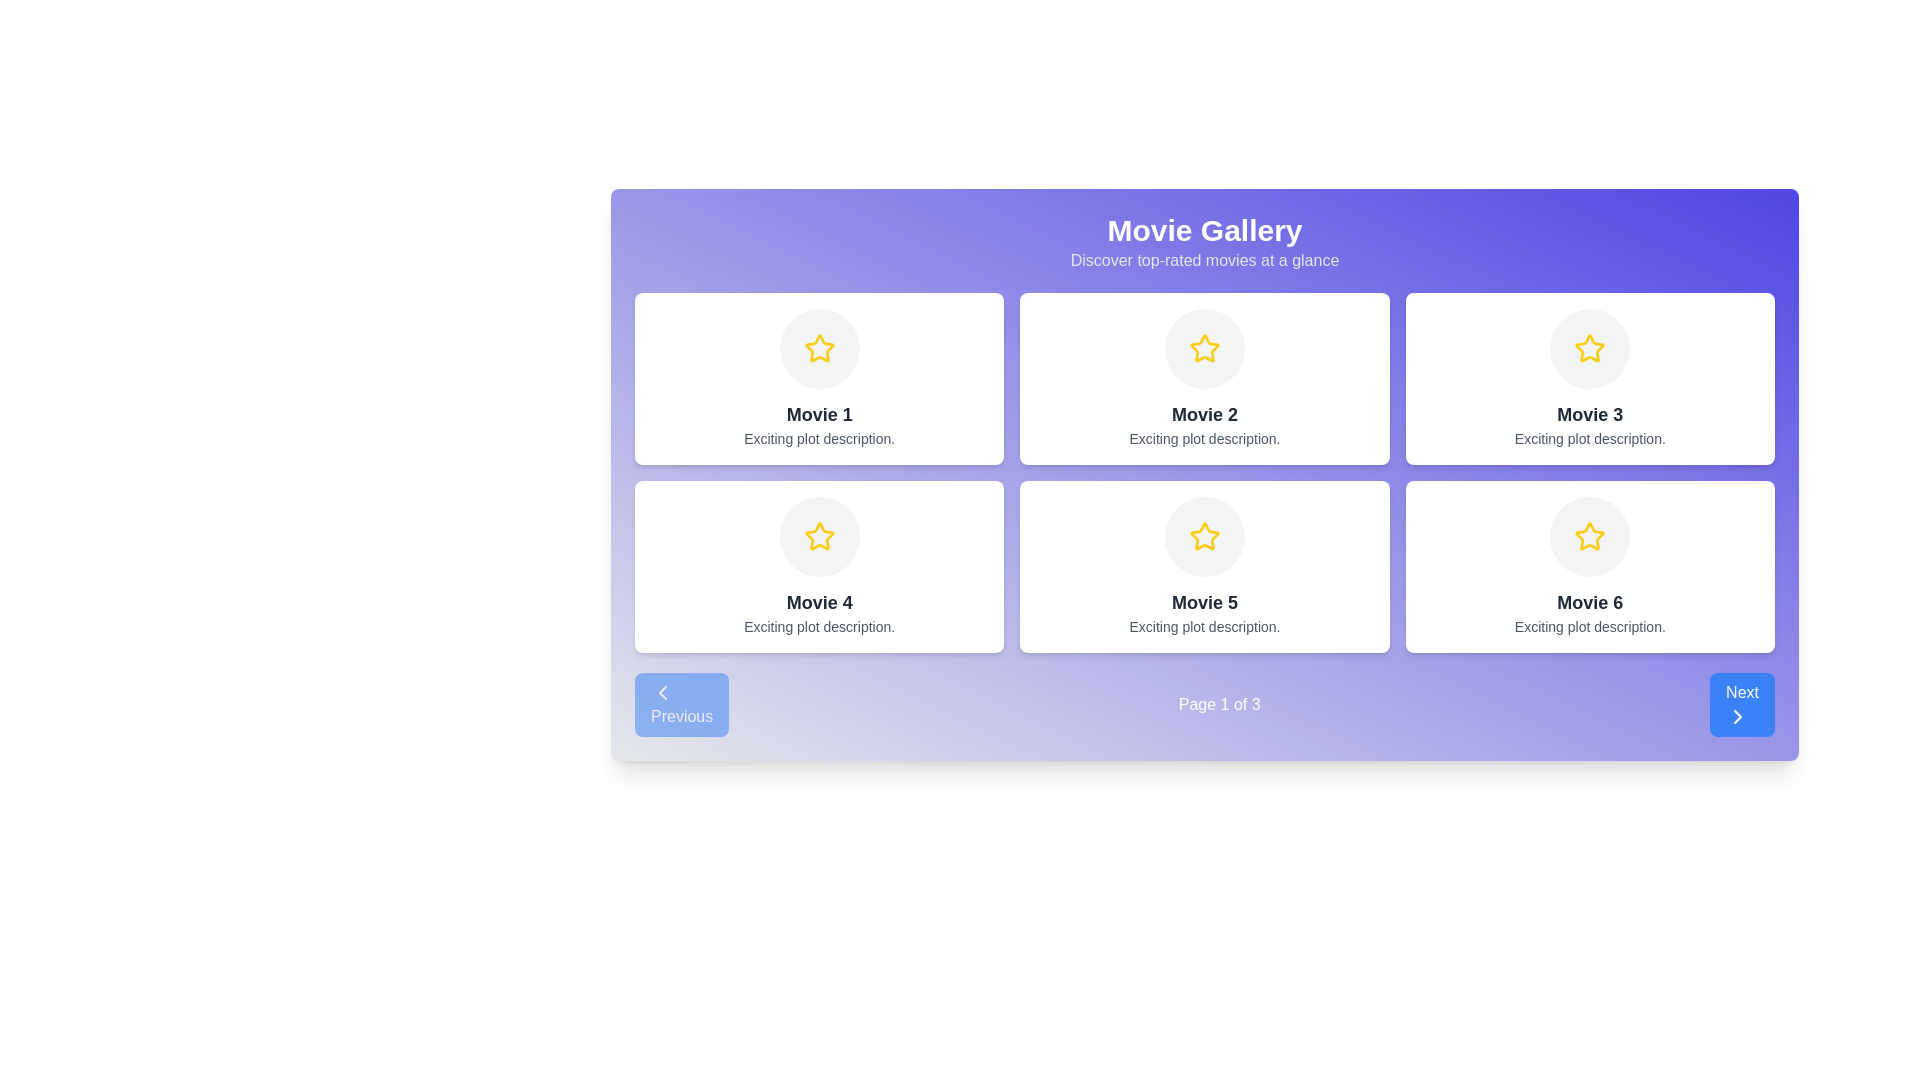  What do you see at coordinates (1589, 535) in the screenshot?
I see `the 5th star icon in the grid layout that symbolizes a rating for 'Movie 5'` at bounding box center [1589, 535].